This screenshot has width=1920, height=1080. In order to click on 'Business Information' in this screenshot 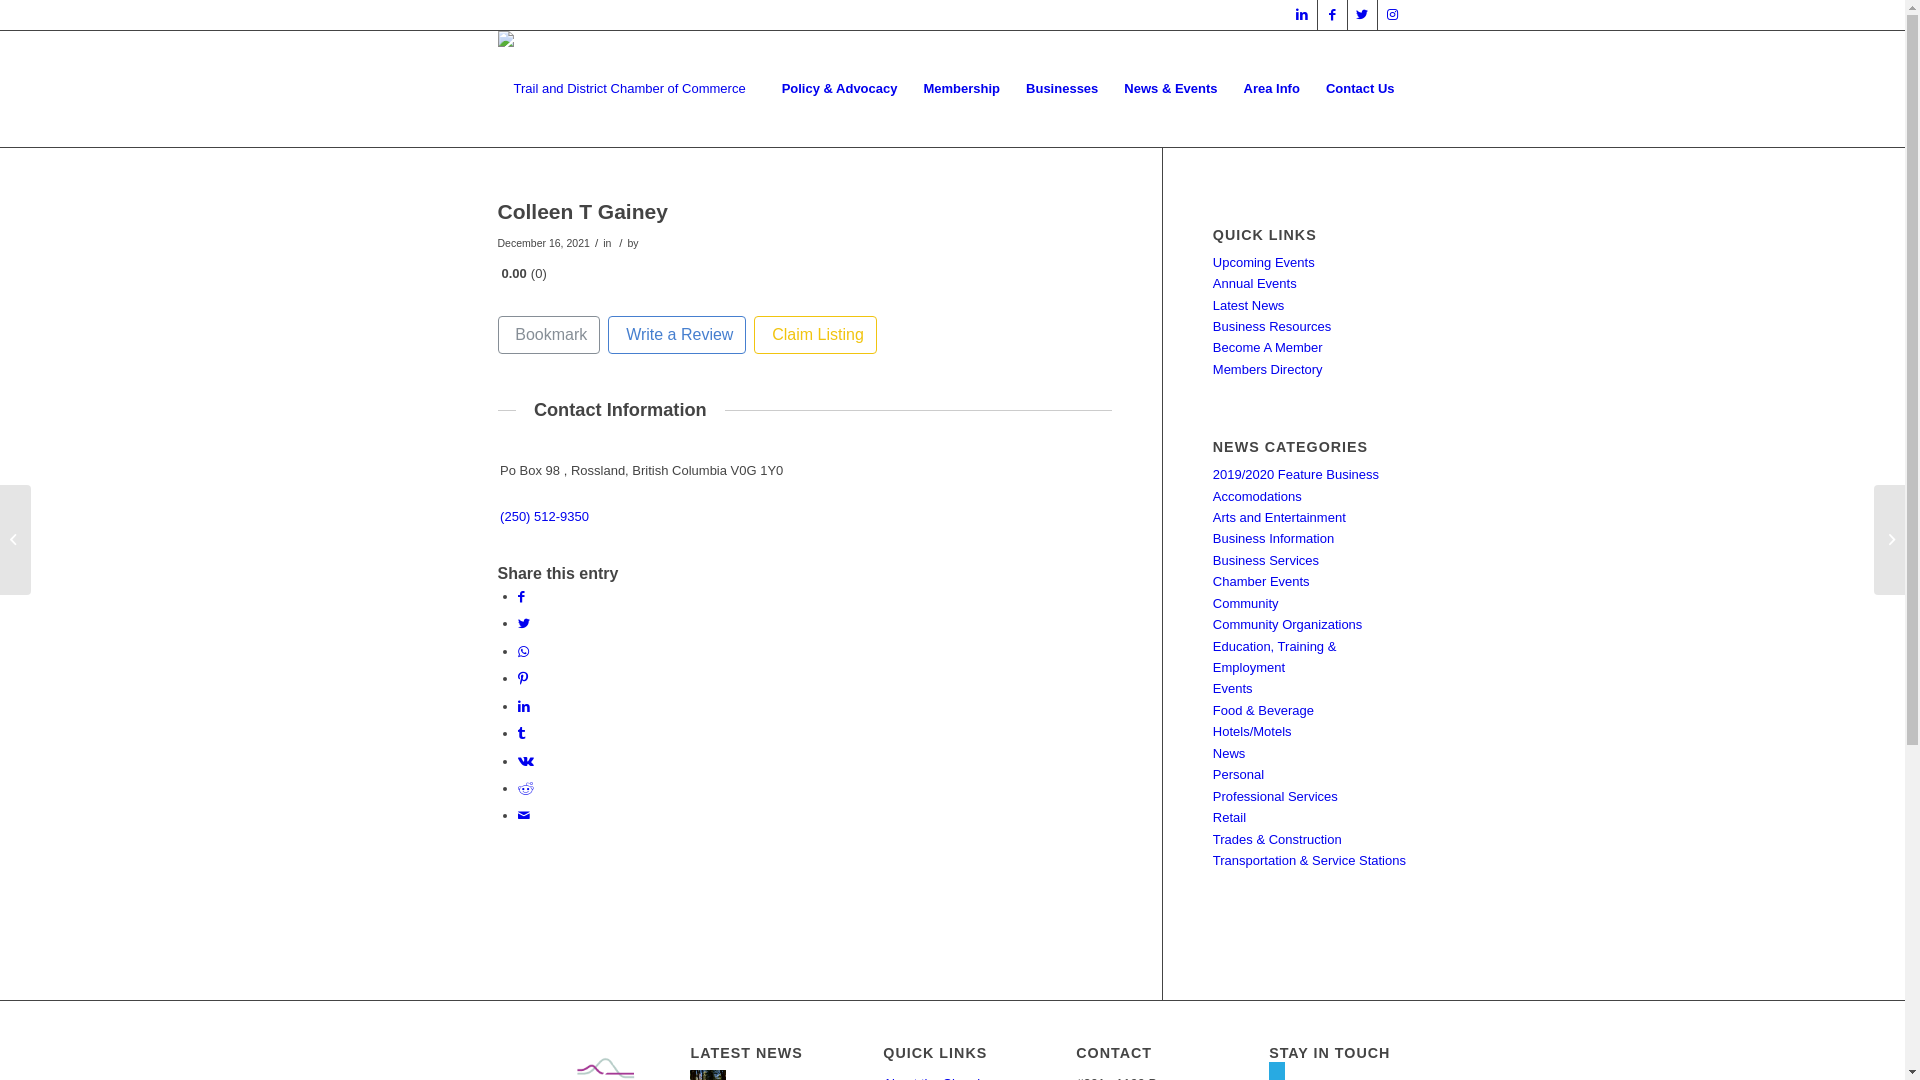, I will do `click(1272, 537)`.